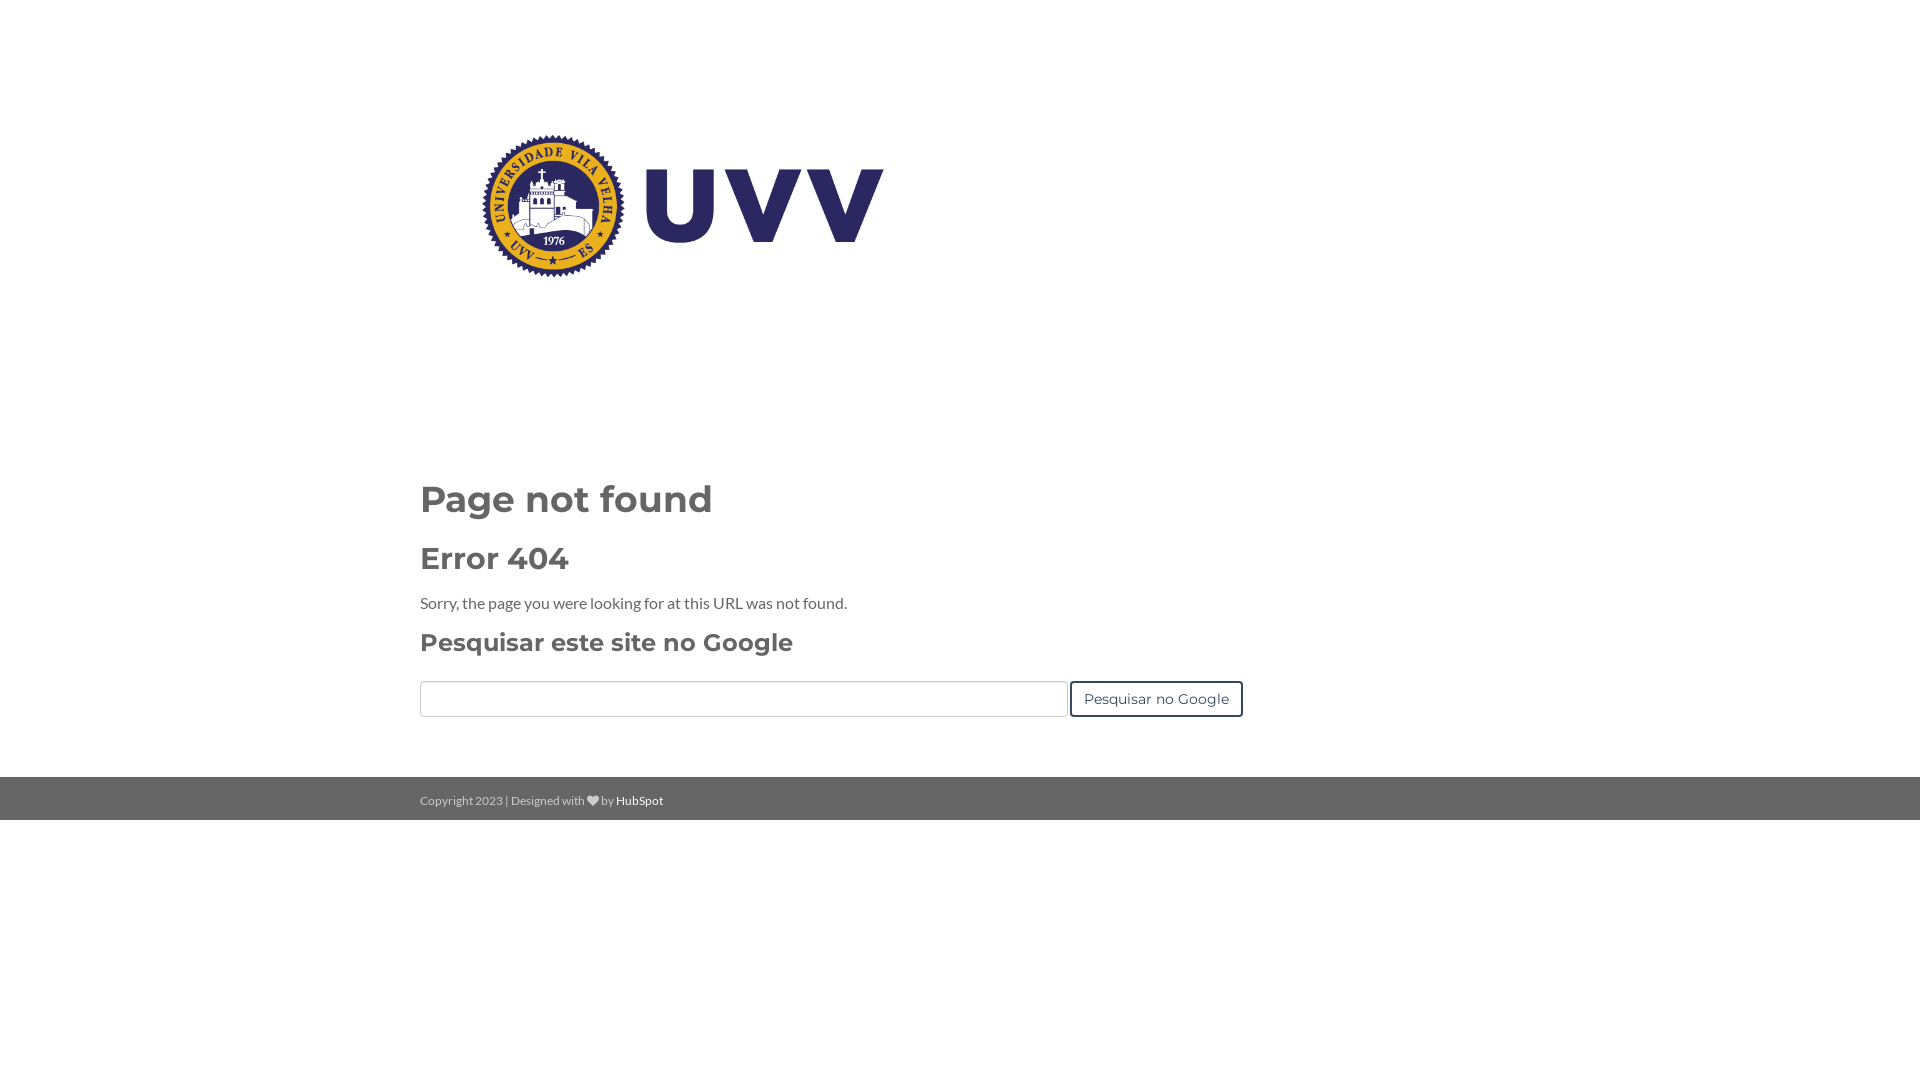 Image resolution: width=1920 pixels, height=1080 pixels. I want to click on 'uvv-logo', so click(682, 205).